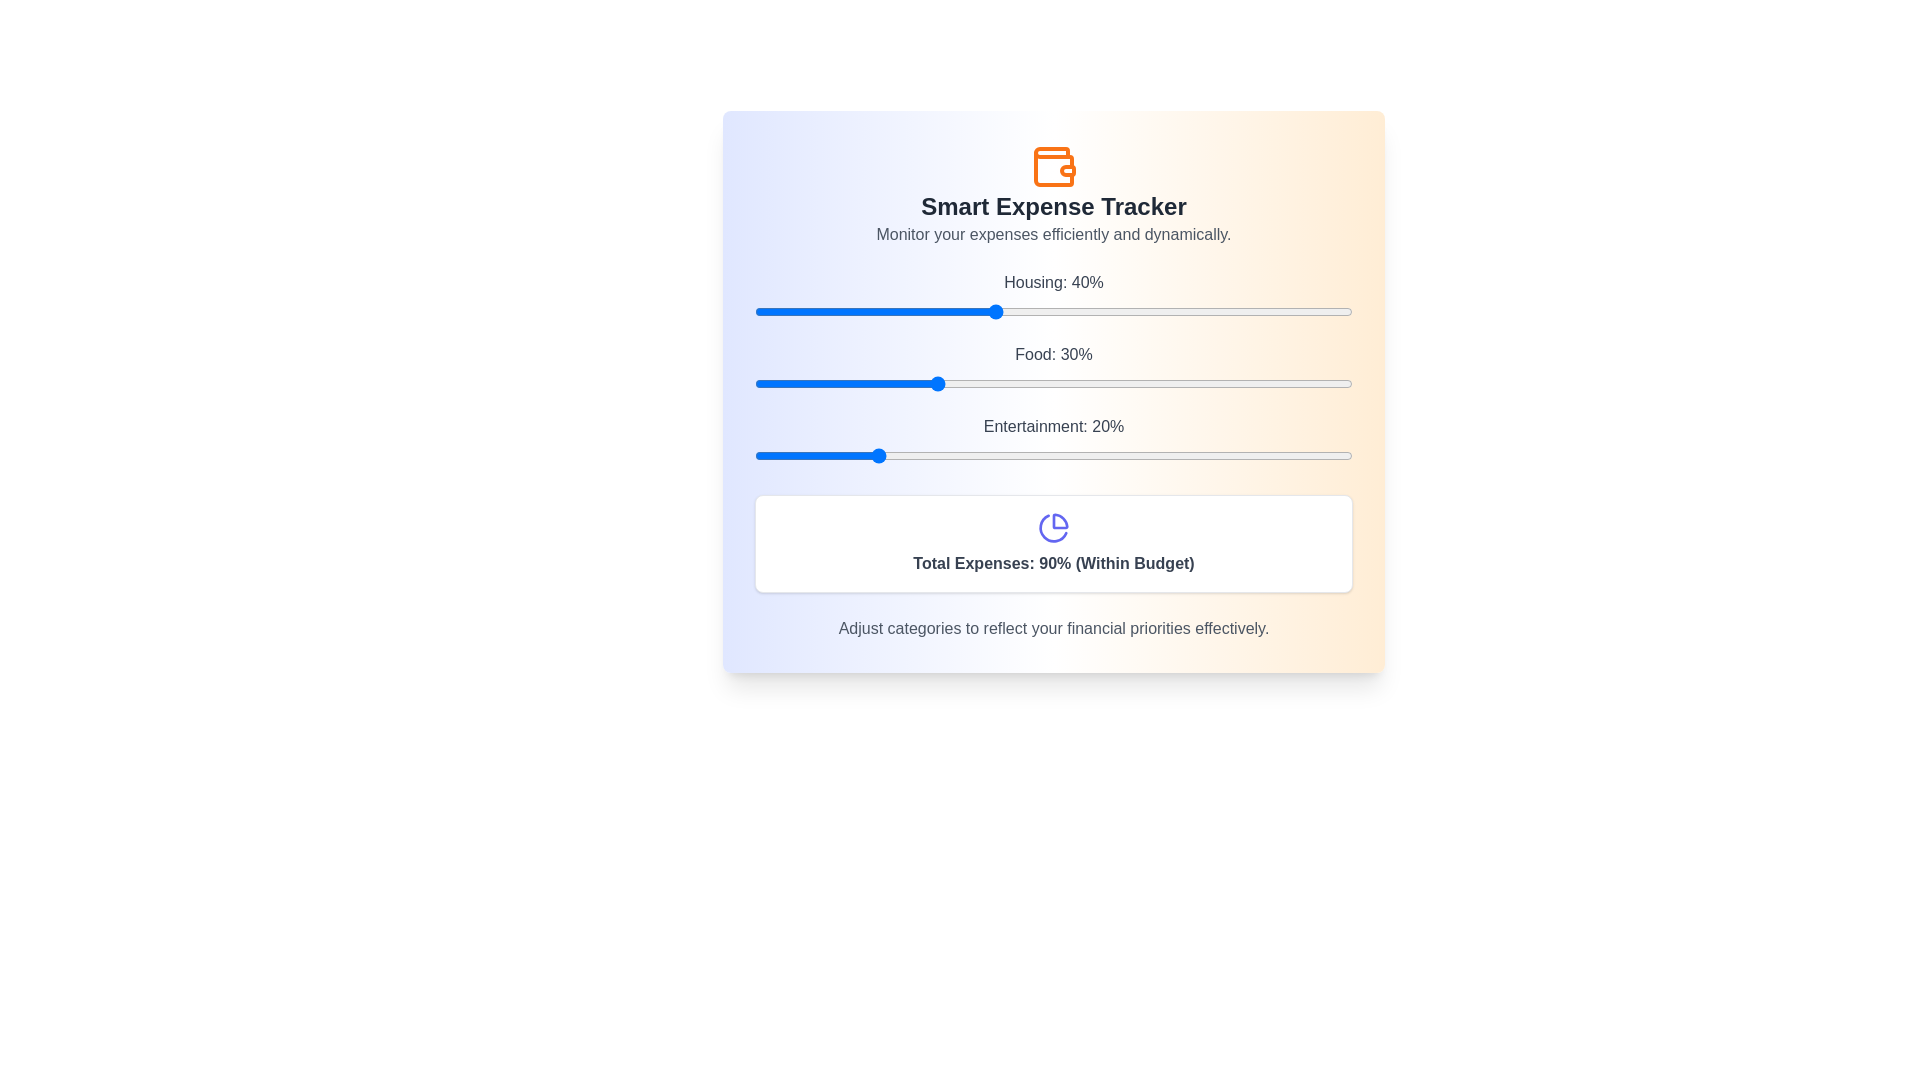 This screenshot has height=1080, width=1920. Describe the element at coordinates (808, 384) in the screenshot. I see `the Food slider to set its value to 9%` at that location.